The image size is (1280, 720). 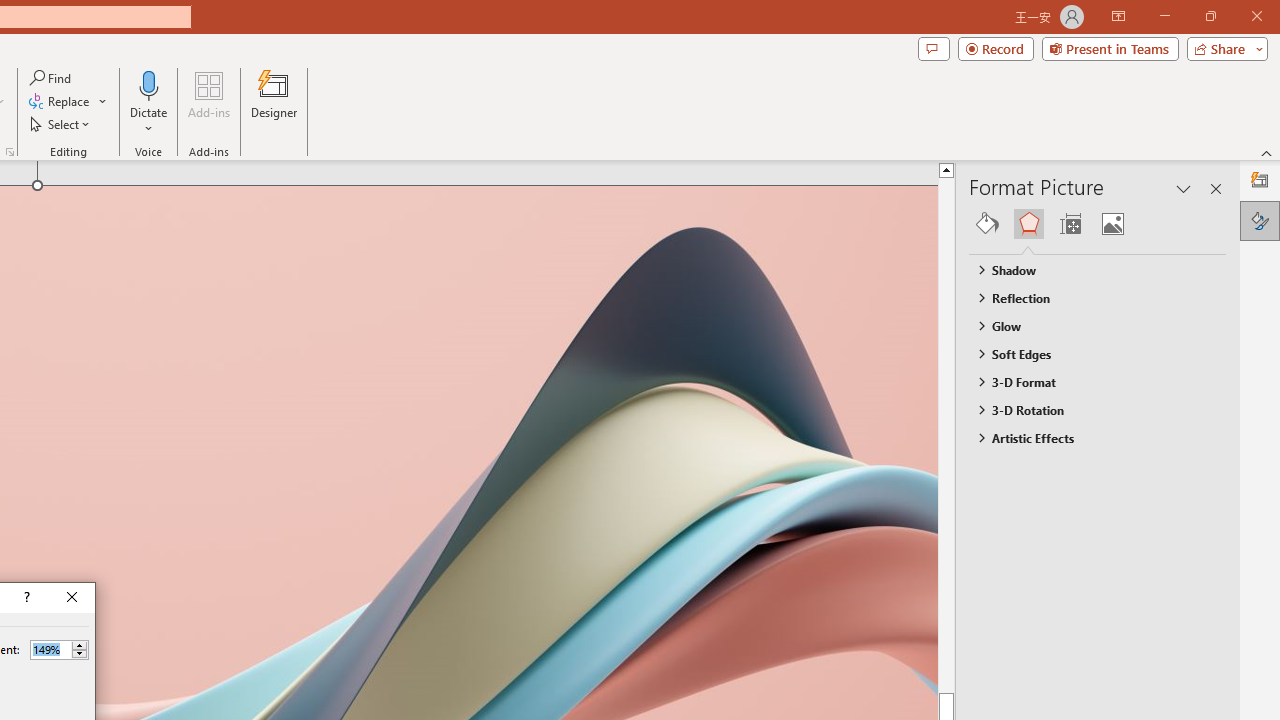 I want to click on 'Percent', so click(x=50, y=649).